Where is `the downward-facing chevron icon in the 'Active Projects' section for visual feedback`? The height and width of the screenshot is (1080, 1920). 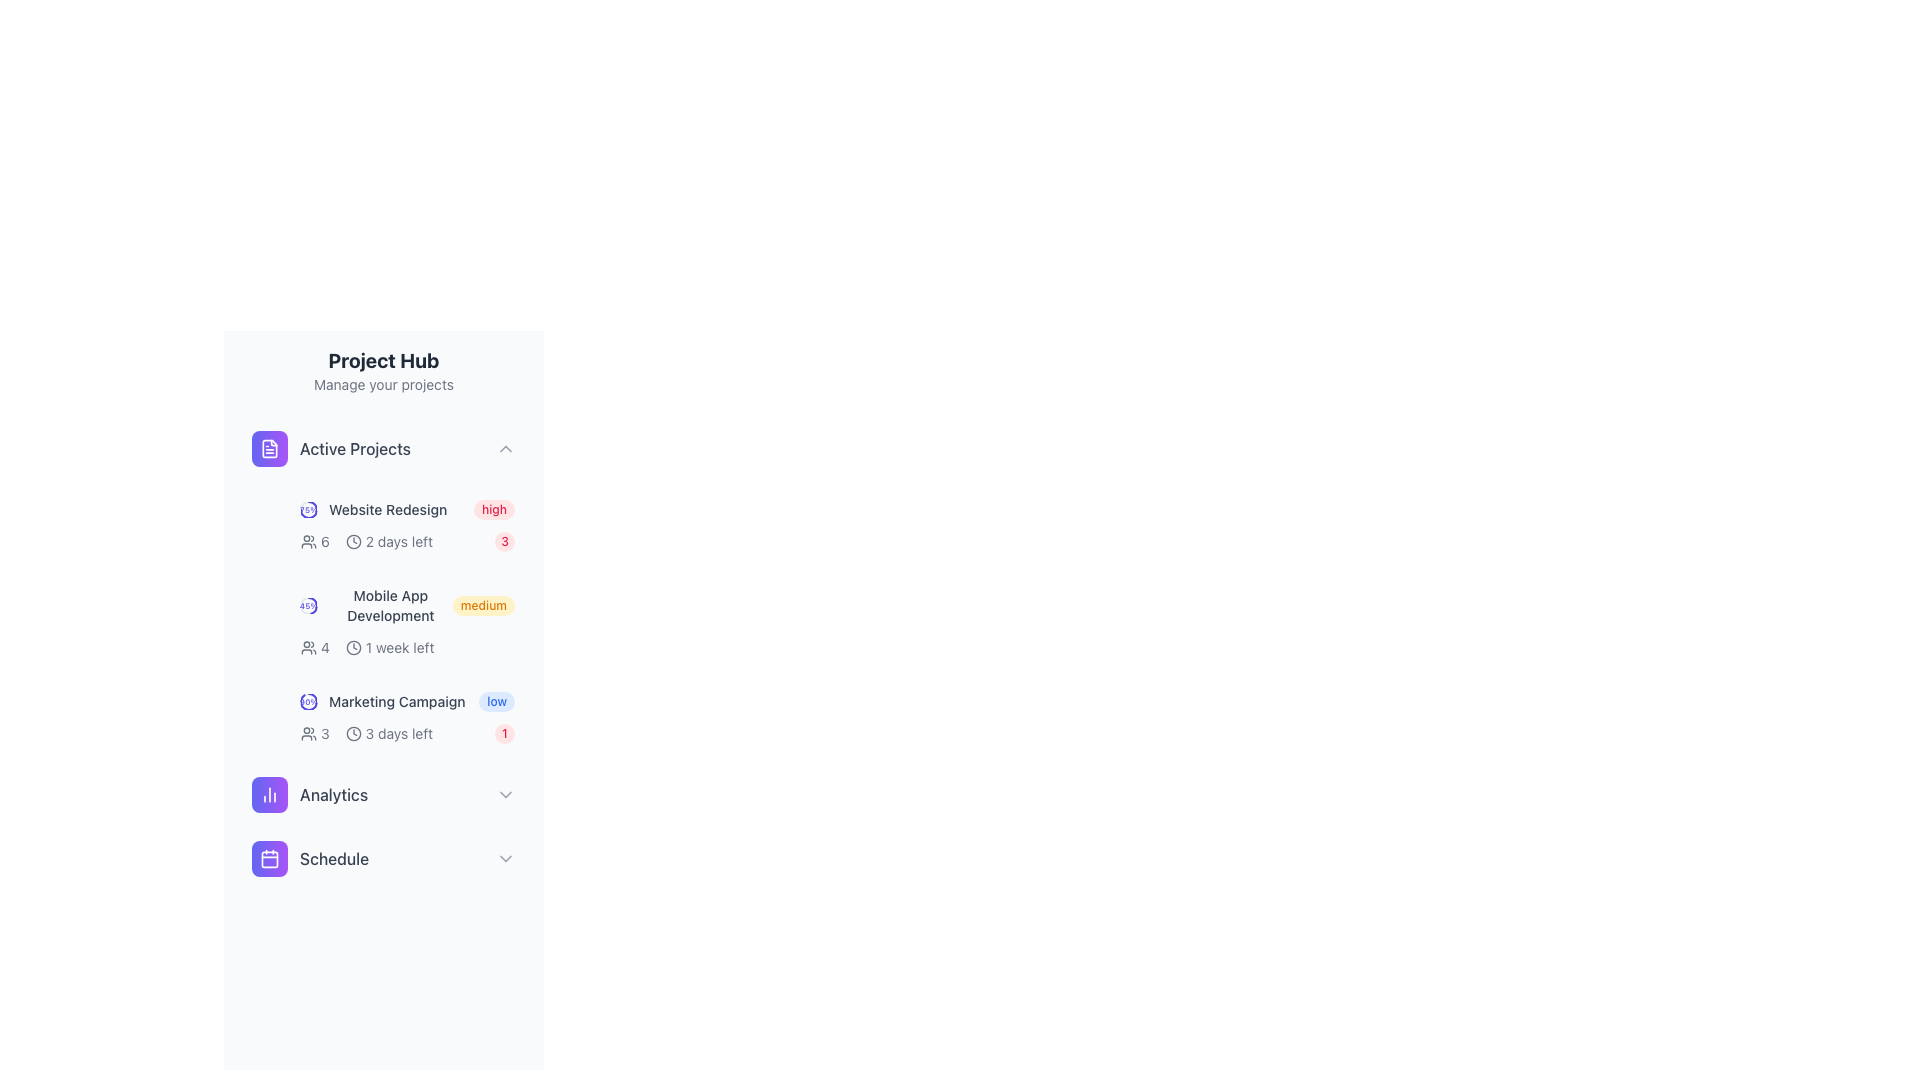
the downward-facing chevron icon in the 'Active Projects' section for visual feedback is located at coordinates (505, 447).